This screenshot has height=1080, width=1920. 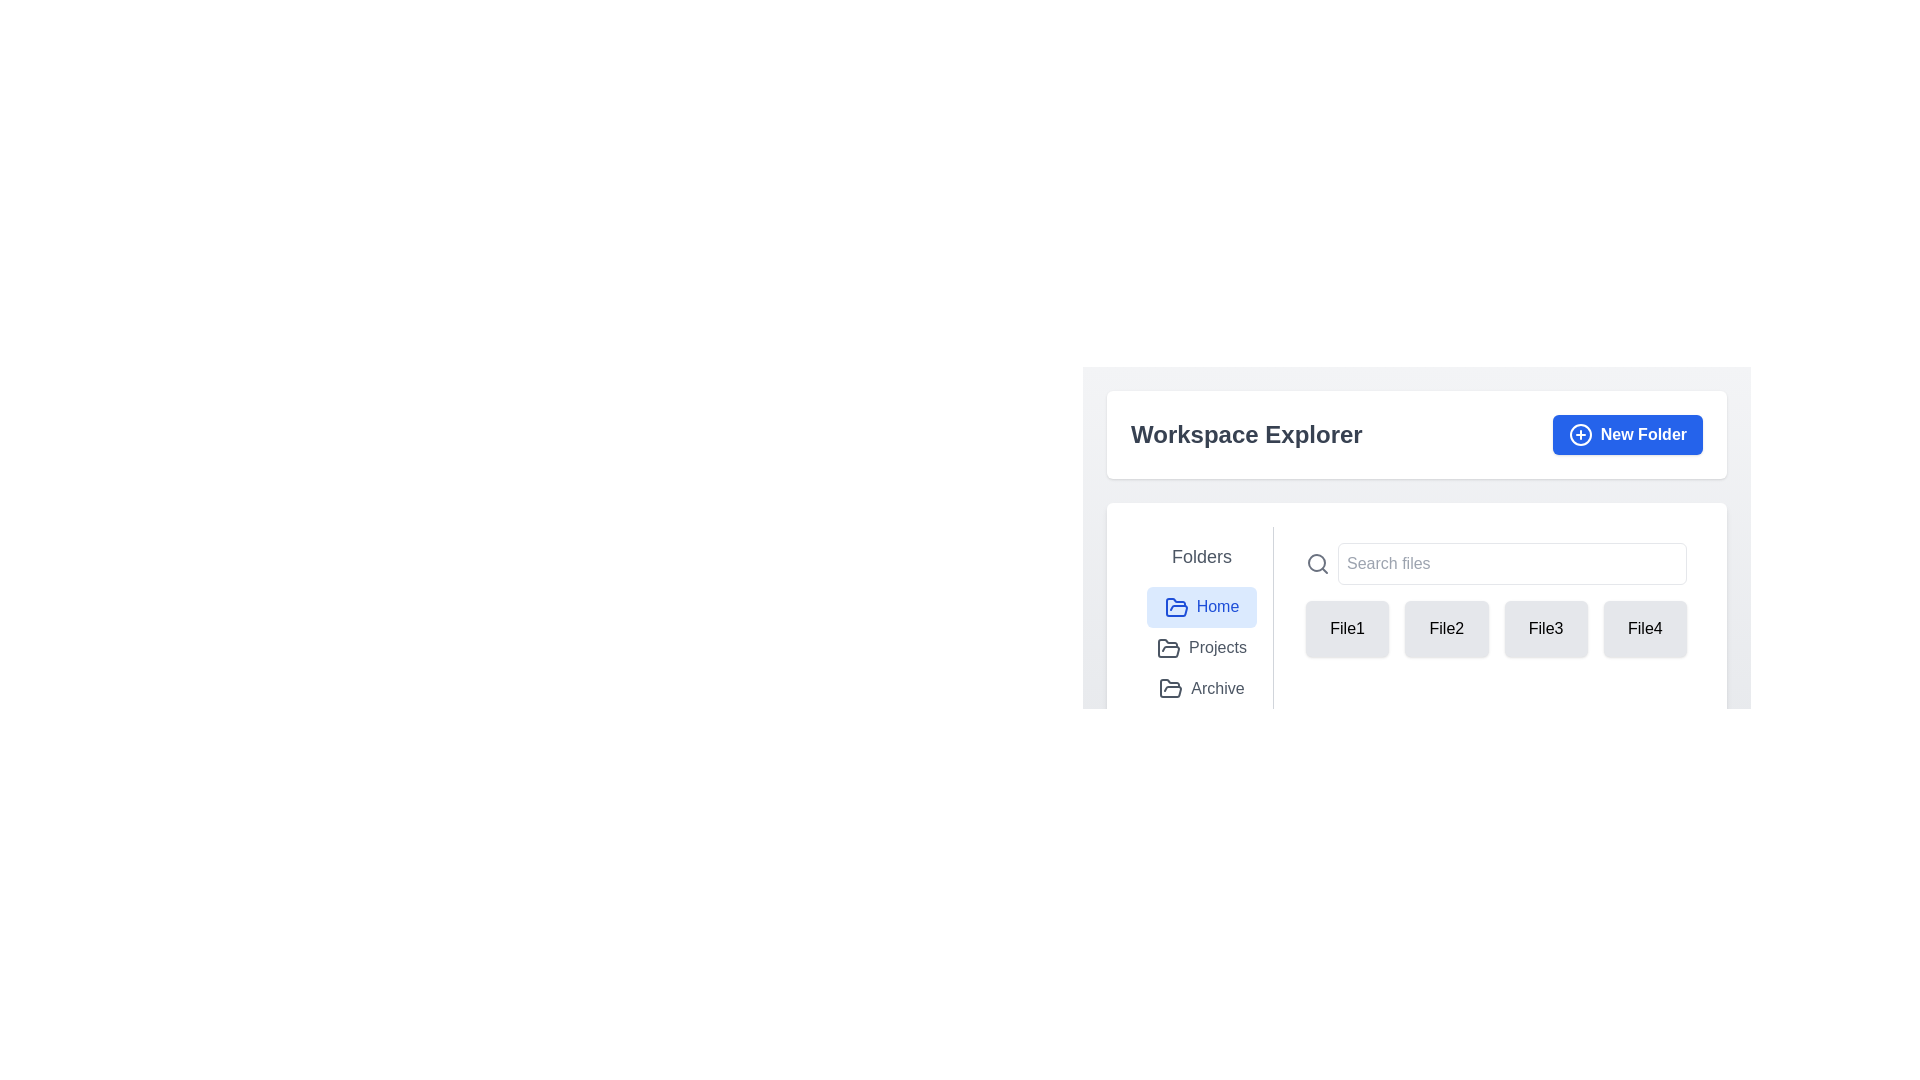 I want to click on SVG circle component that represents the plus icon for customization, located at the center of the plus icon, near the 'New Folder' button, so click(x=1579, y=434).